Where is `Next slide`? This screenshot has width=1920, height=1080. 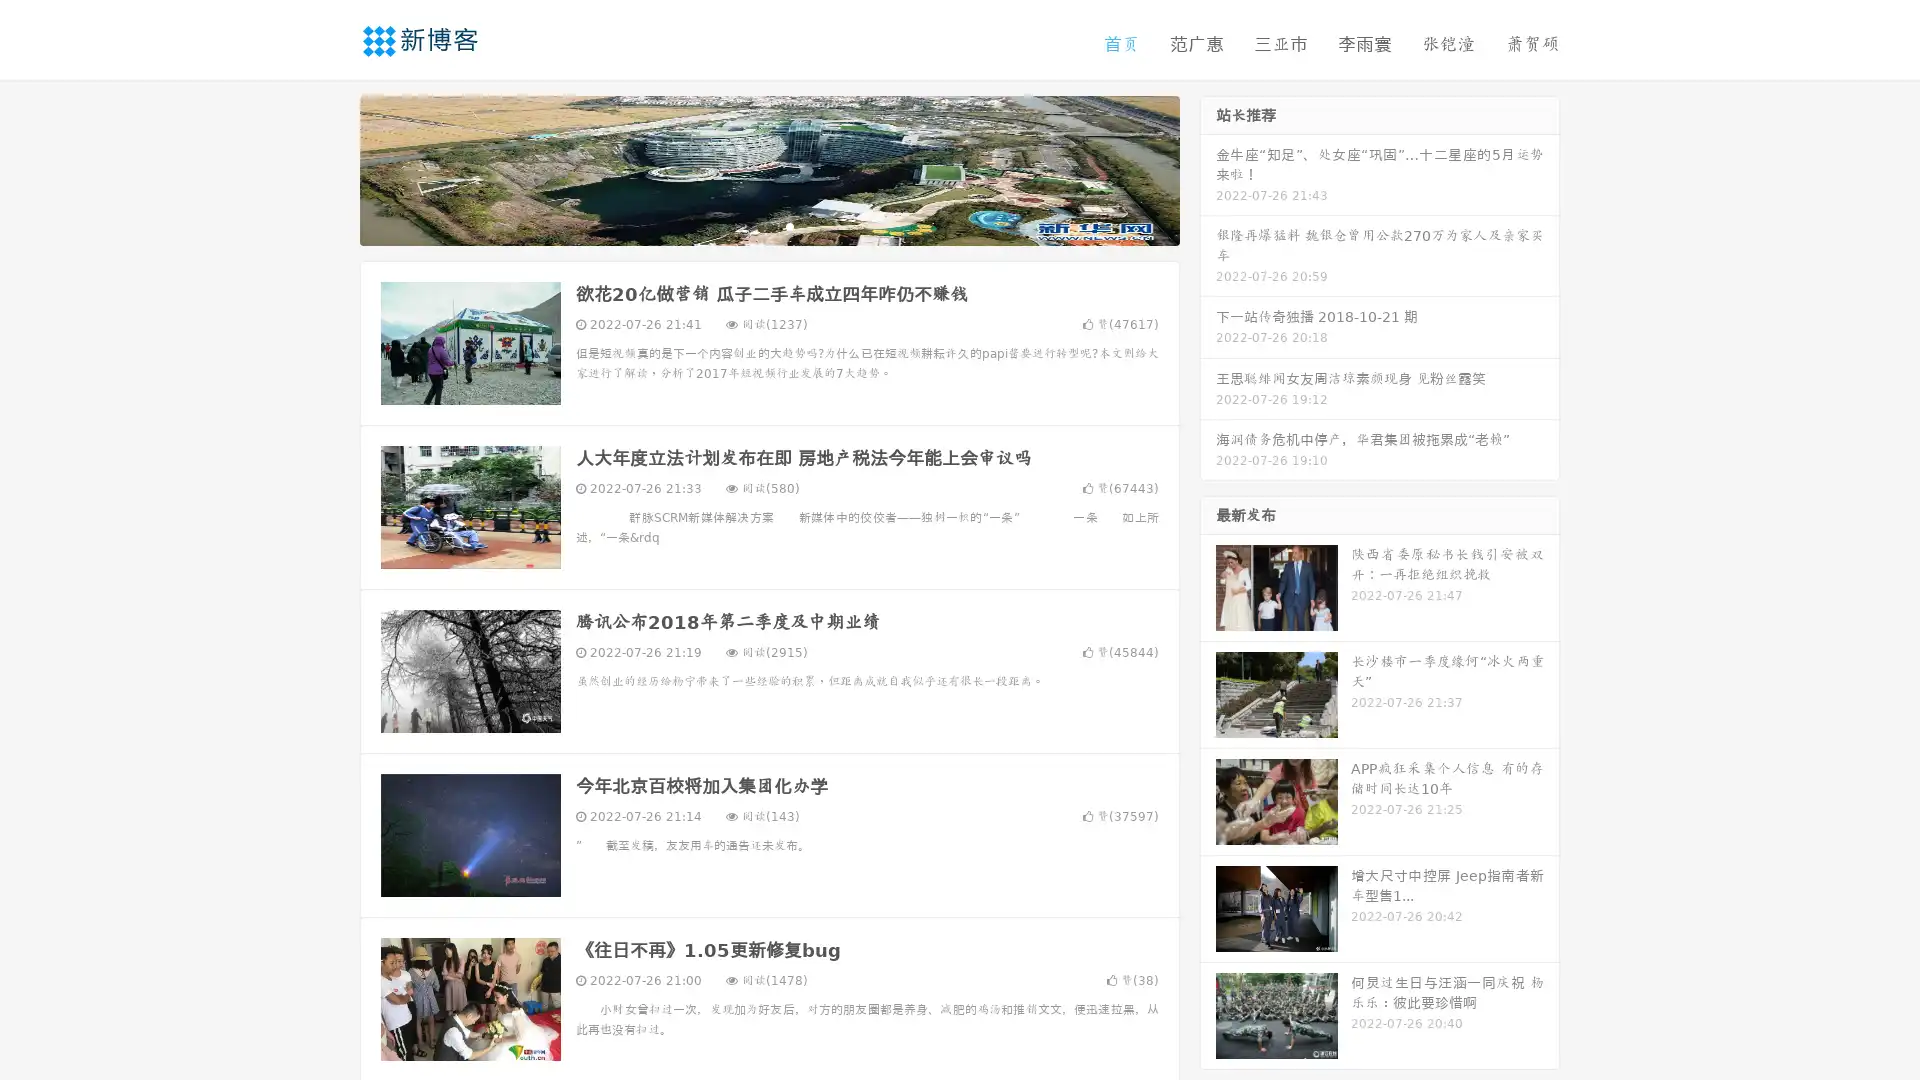
Next slide is located at coordinates (1208, 168).